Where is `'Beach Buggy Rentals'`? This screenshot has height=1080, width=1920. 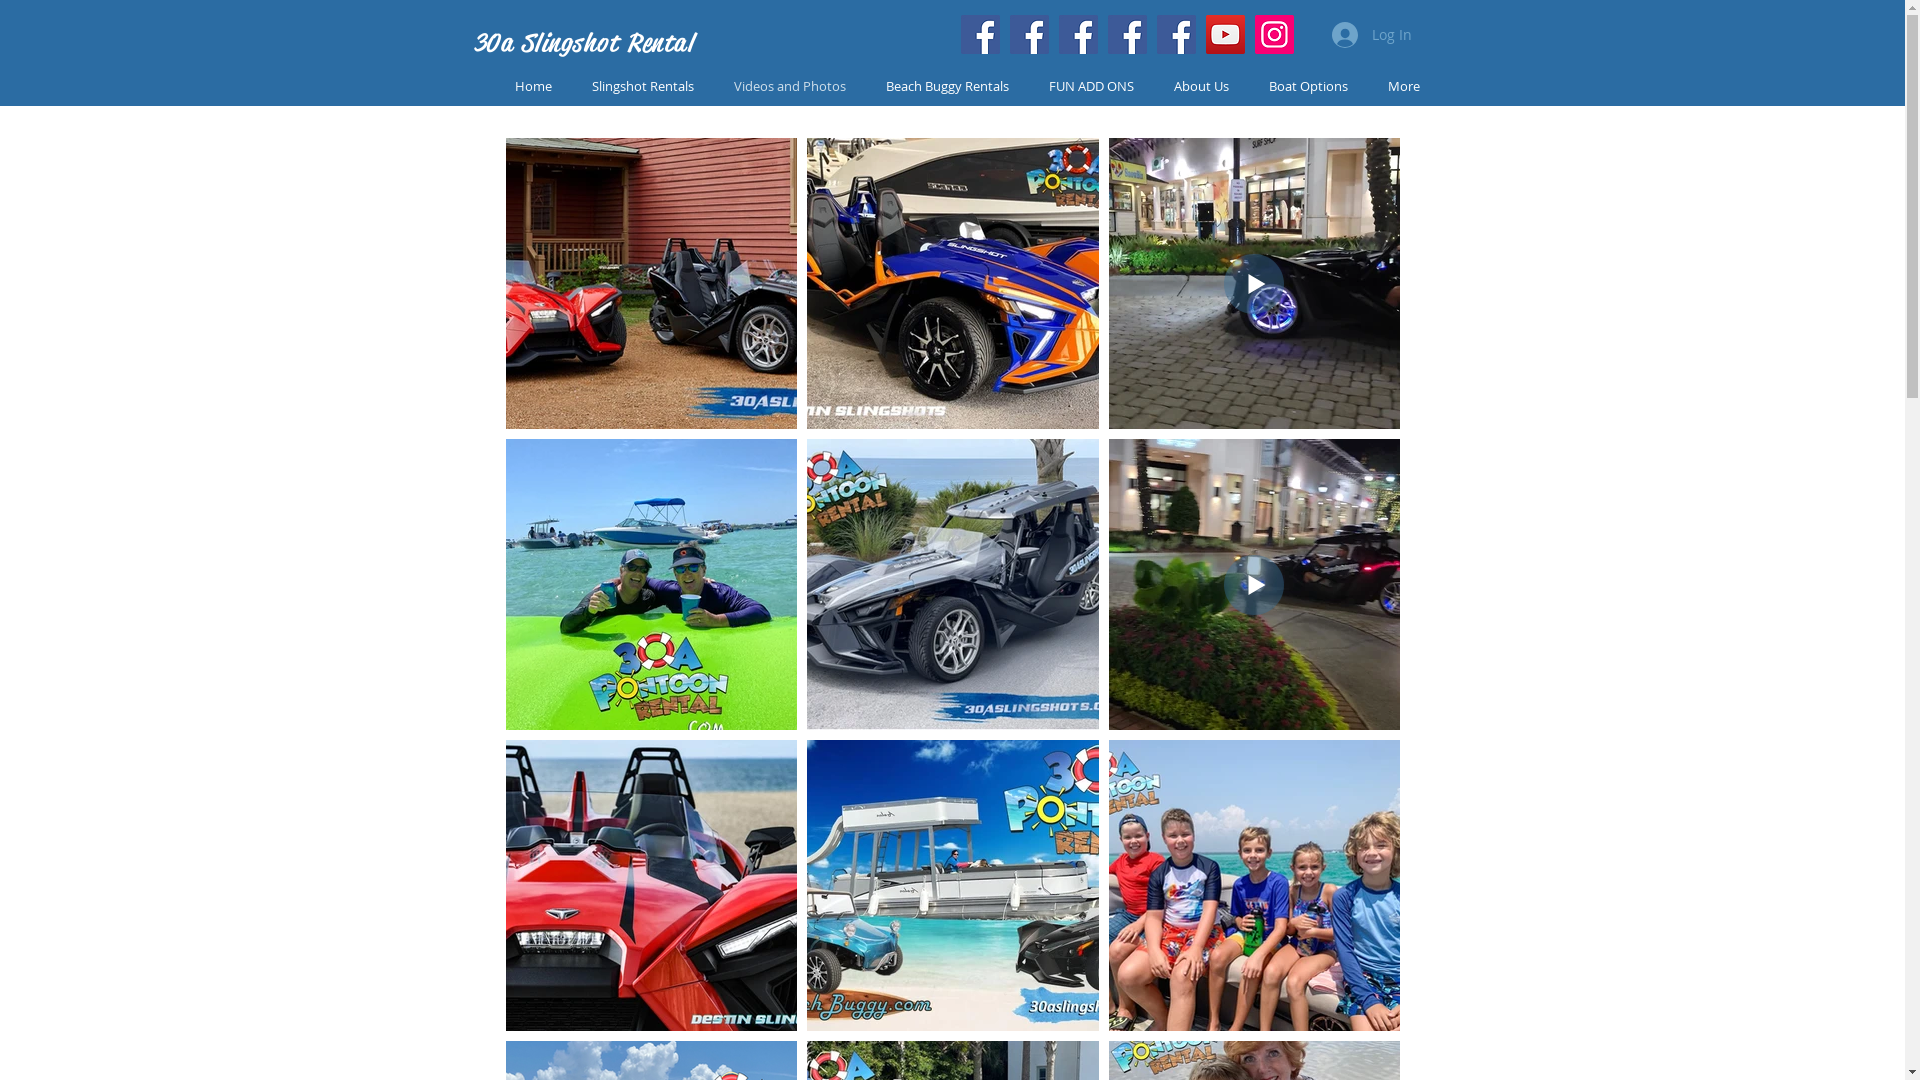 'Beach Buggy Rentals' is located at coordinates (946, 85).